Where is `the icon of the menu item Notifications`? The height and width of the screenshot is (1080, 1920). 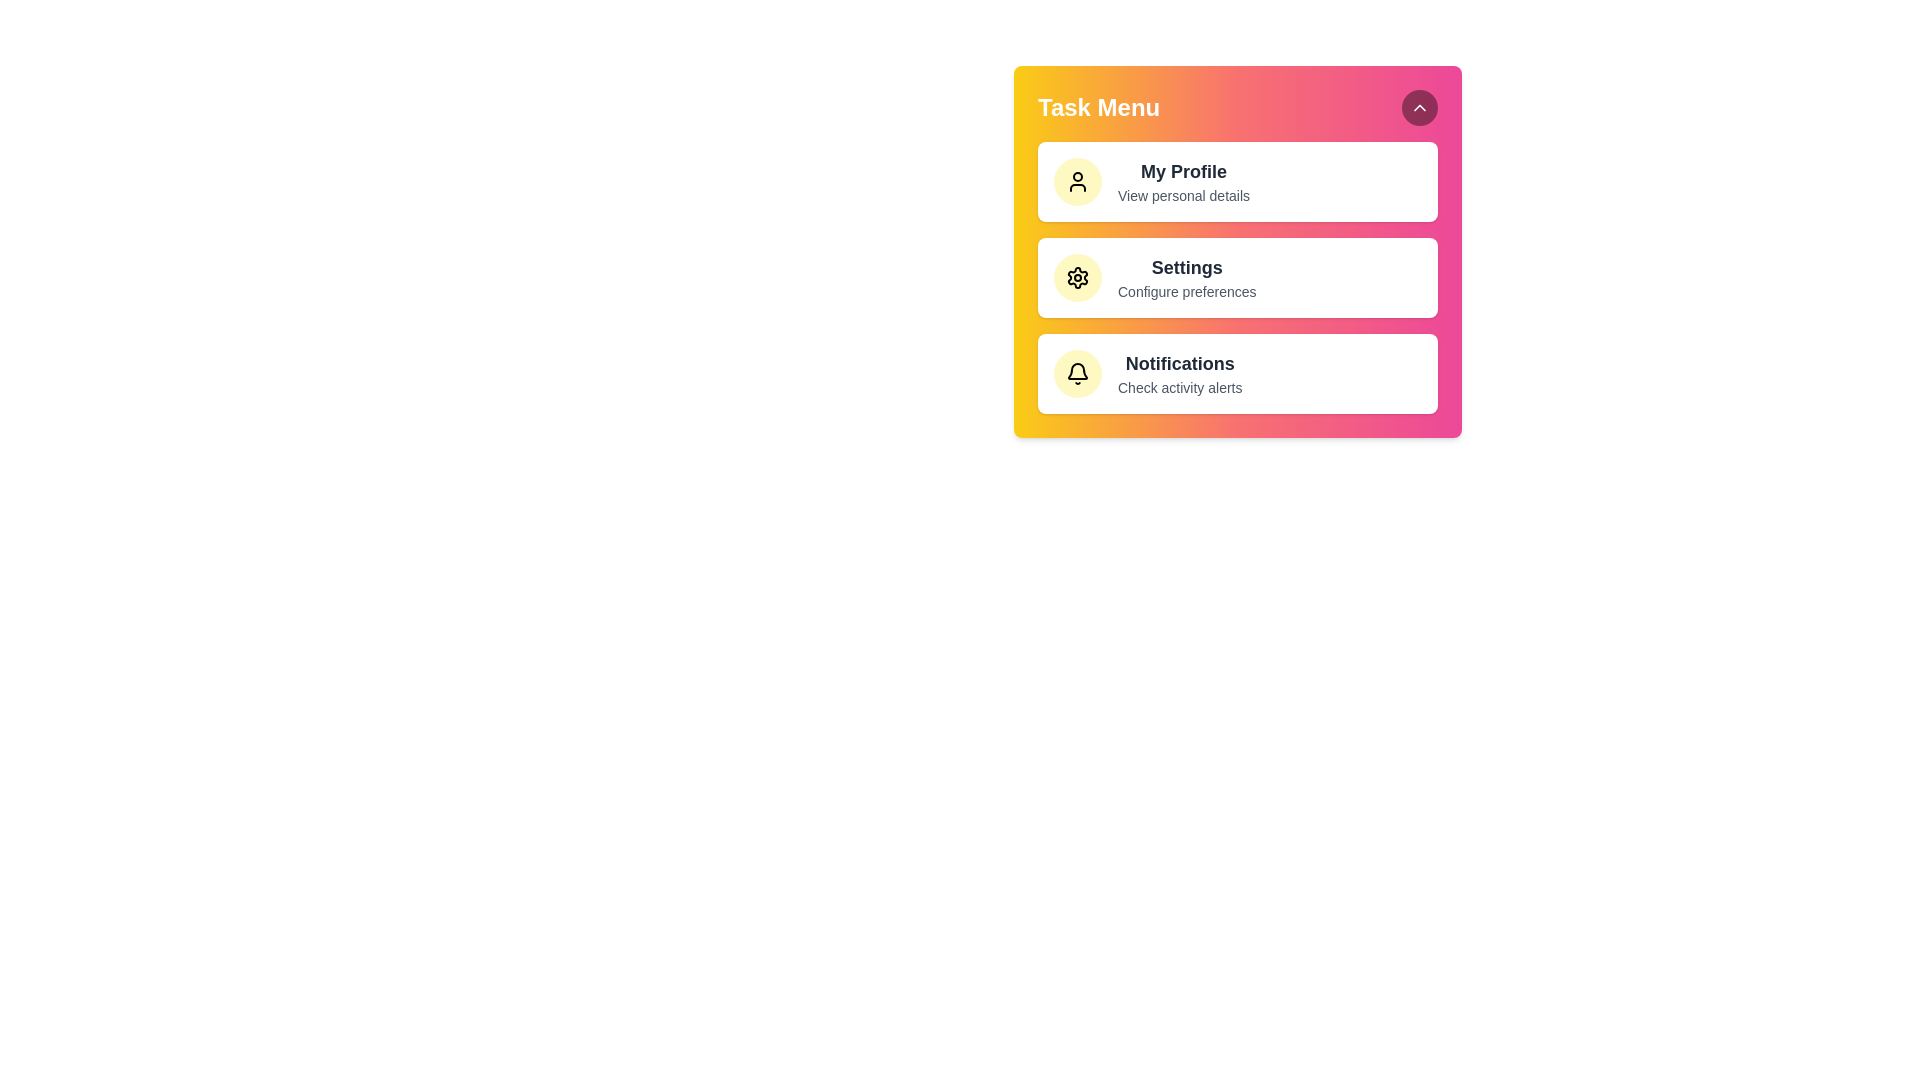 the icon of the menu item Notifications is located at coordinates (1077, 374).